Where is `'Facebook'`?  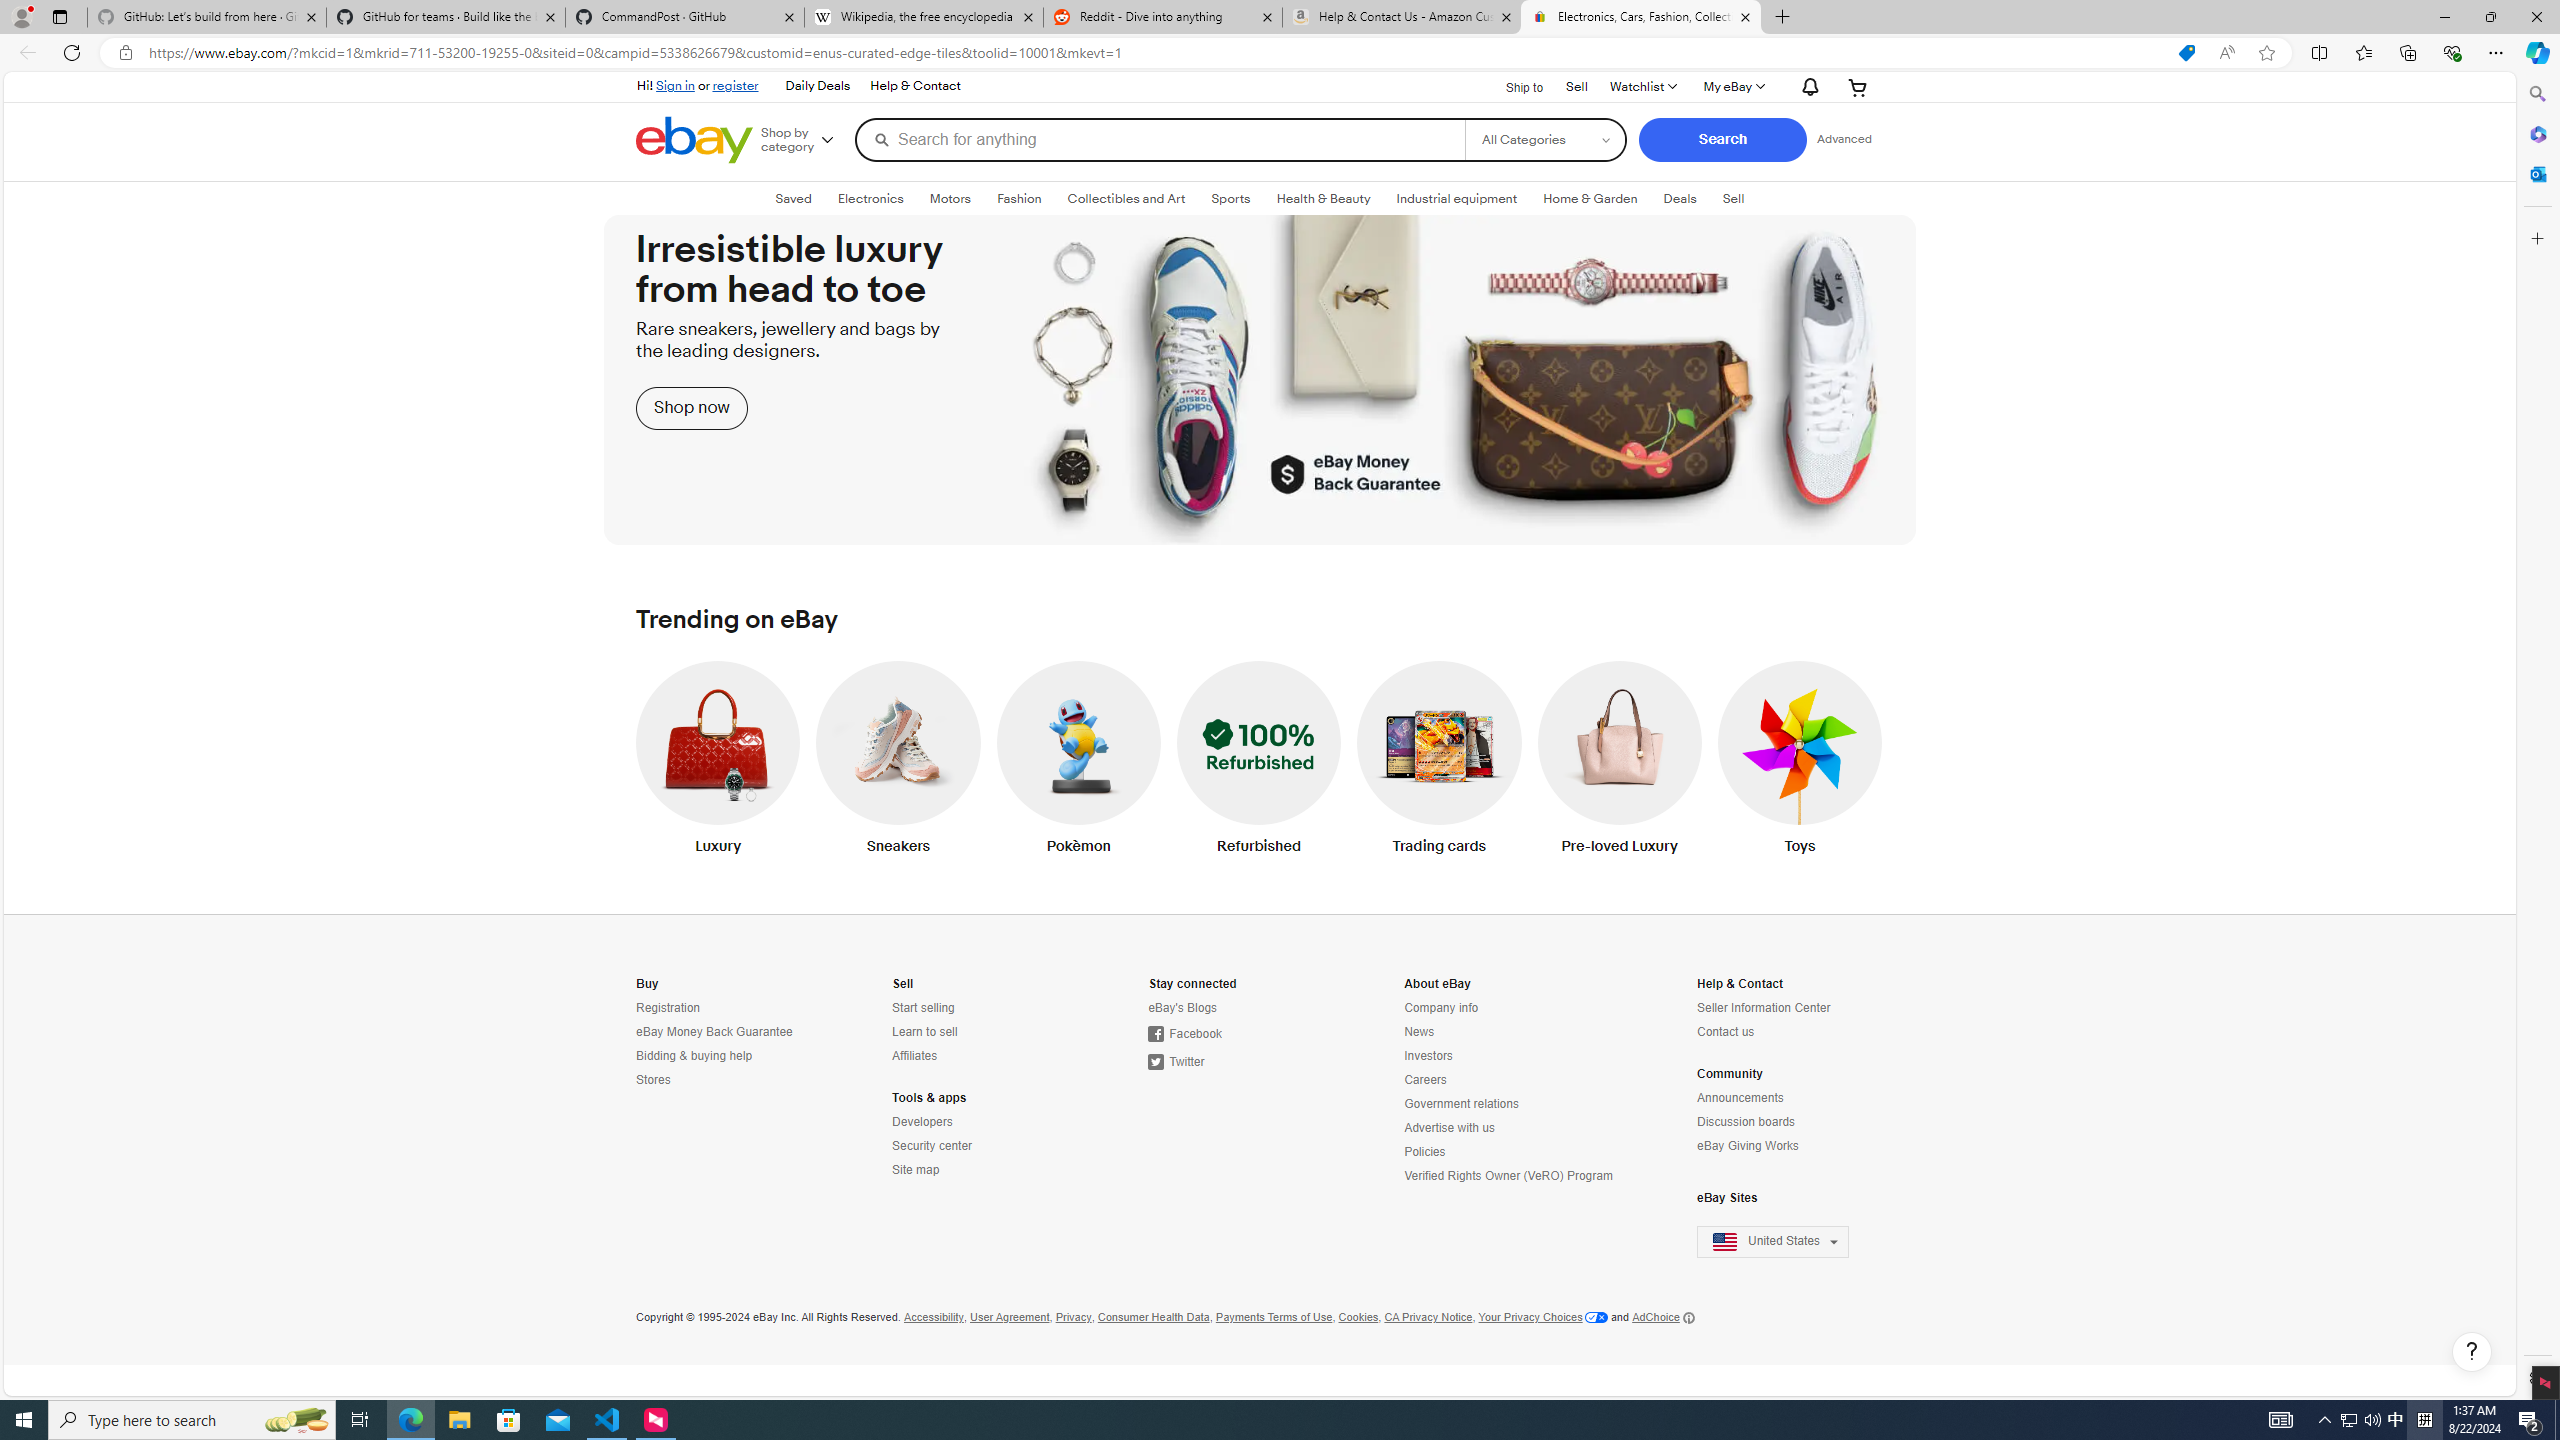
'Facebook' is located at coordinates (1183, 1033).